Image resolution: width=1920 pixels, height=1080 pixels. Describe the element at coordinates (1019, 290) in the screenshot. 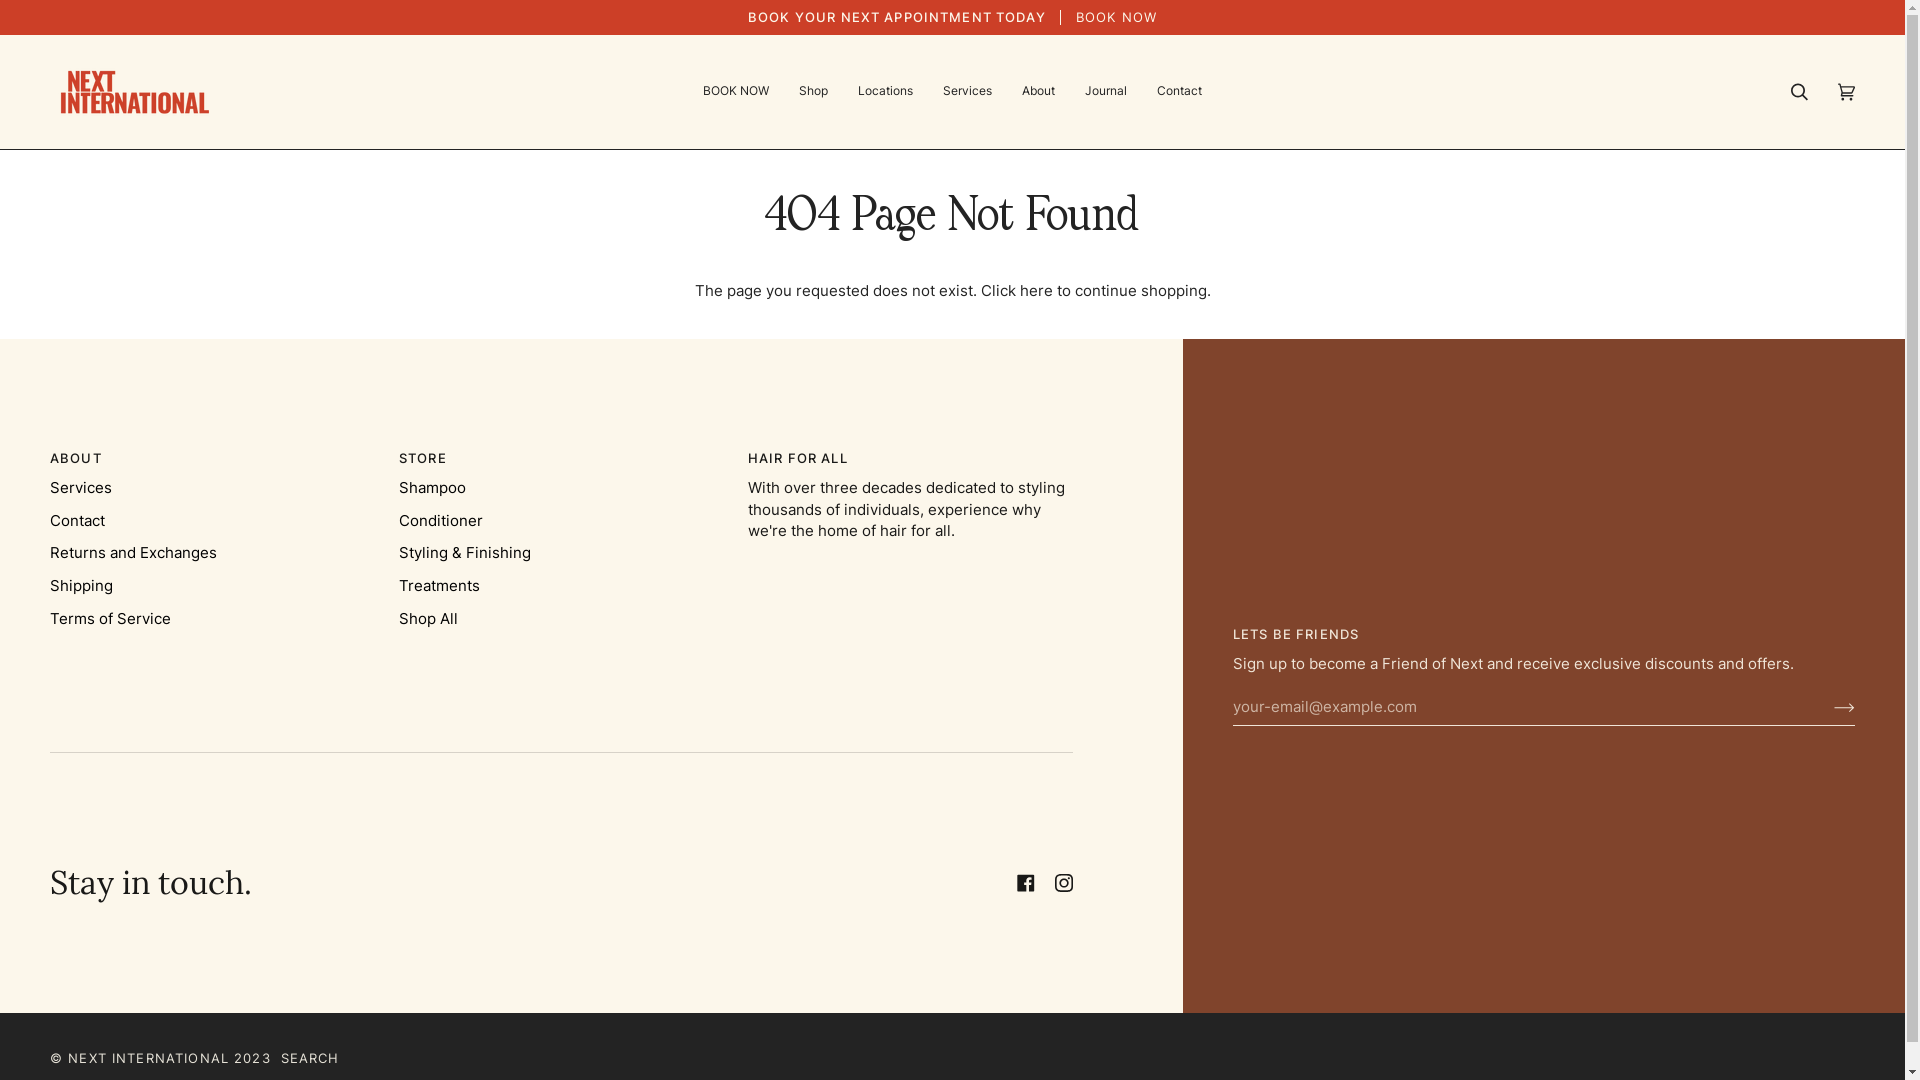

I see `'here'` at that location.